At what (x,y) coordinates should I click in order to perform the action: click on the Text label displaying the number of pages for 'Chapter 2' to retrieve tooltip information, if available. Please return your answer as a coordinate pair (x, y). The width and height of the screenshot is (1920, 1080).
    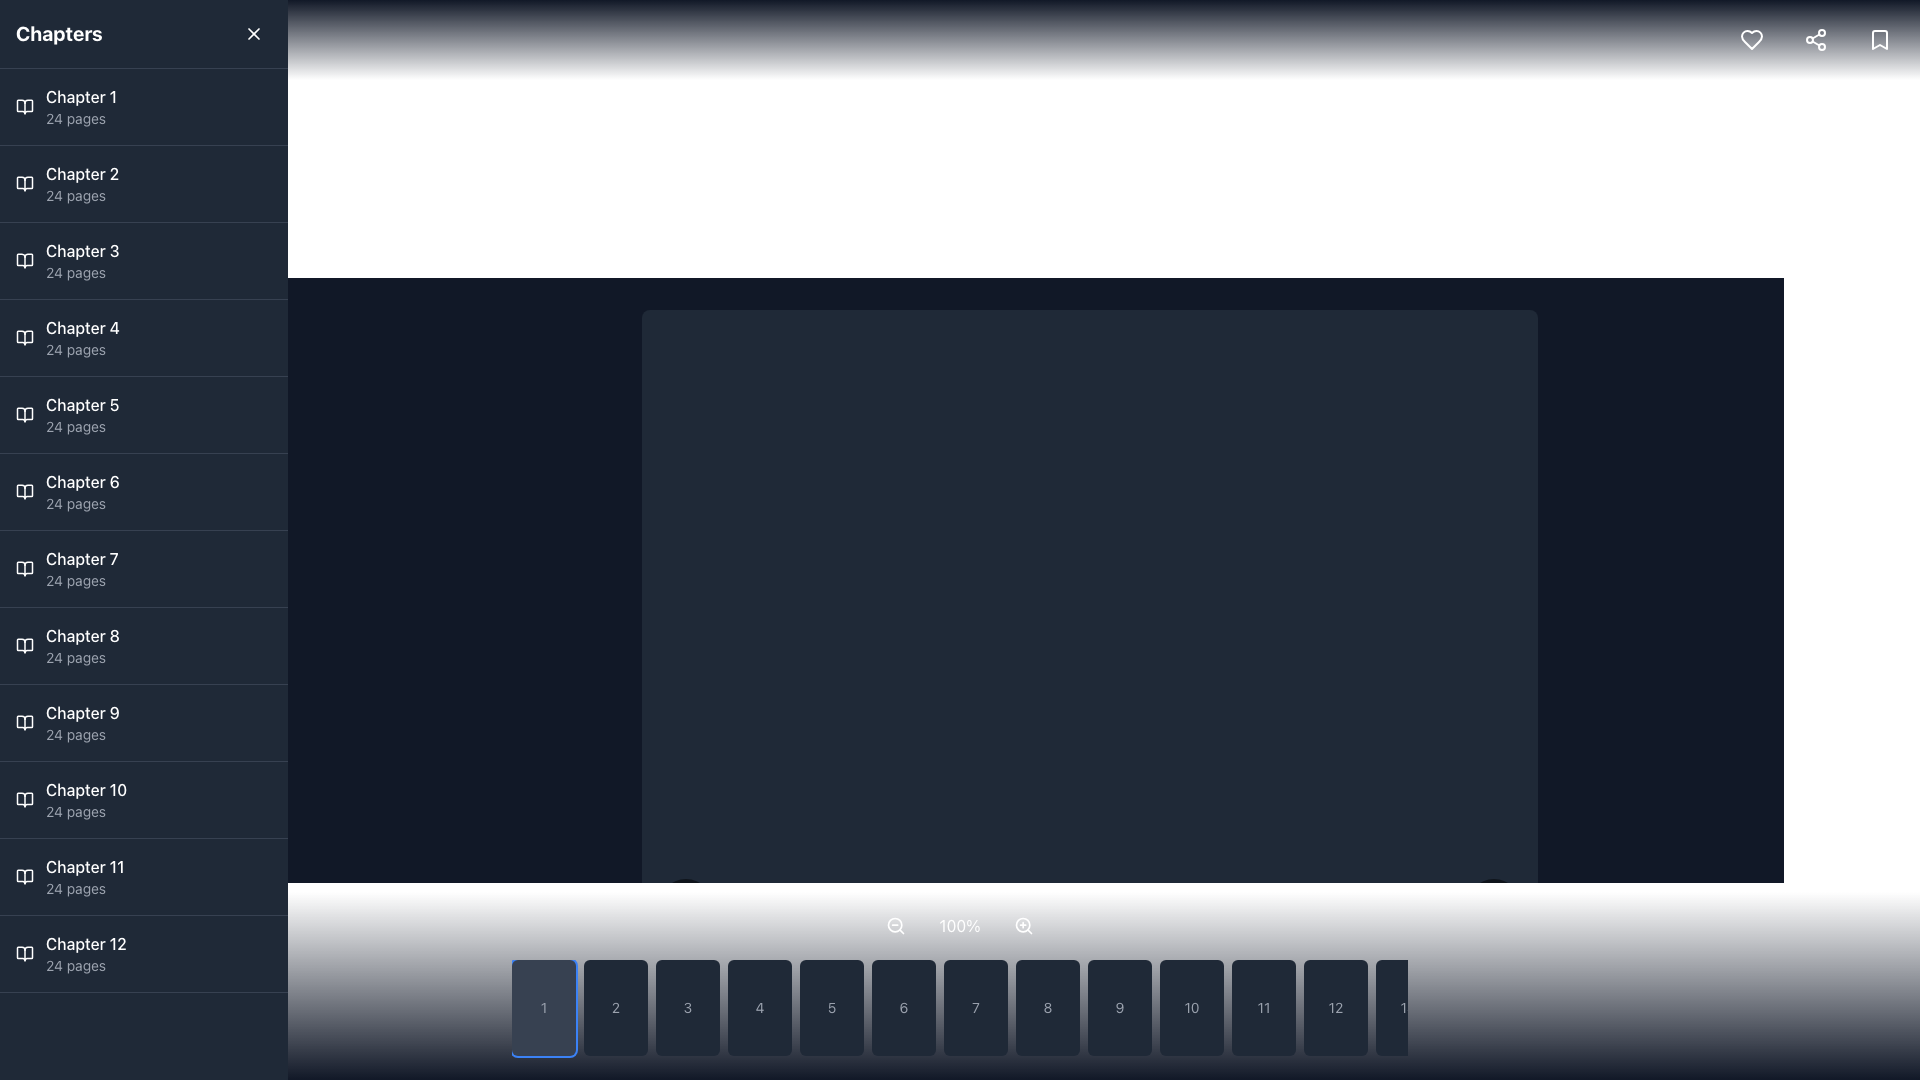
    Looking at the image, I should click on (81, 196).